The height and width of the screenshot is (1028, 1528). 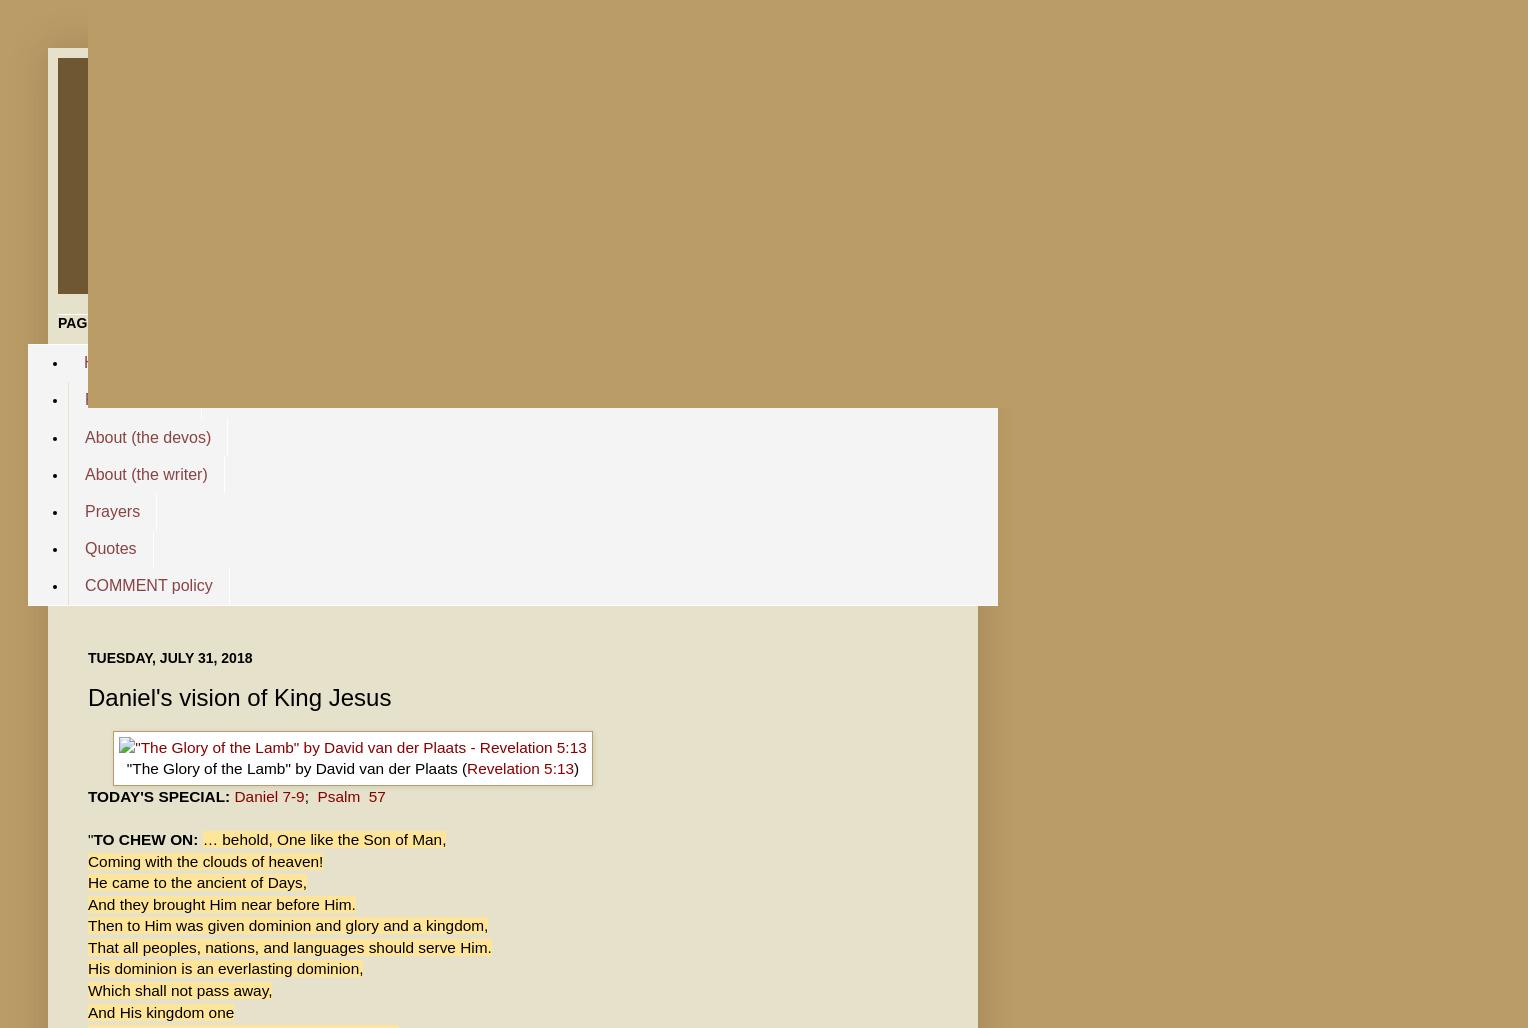 I want to click on 'Prayers', so click(x=111, y=509).